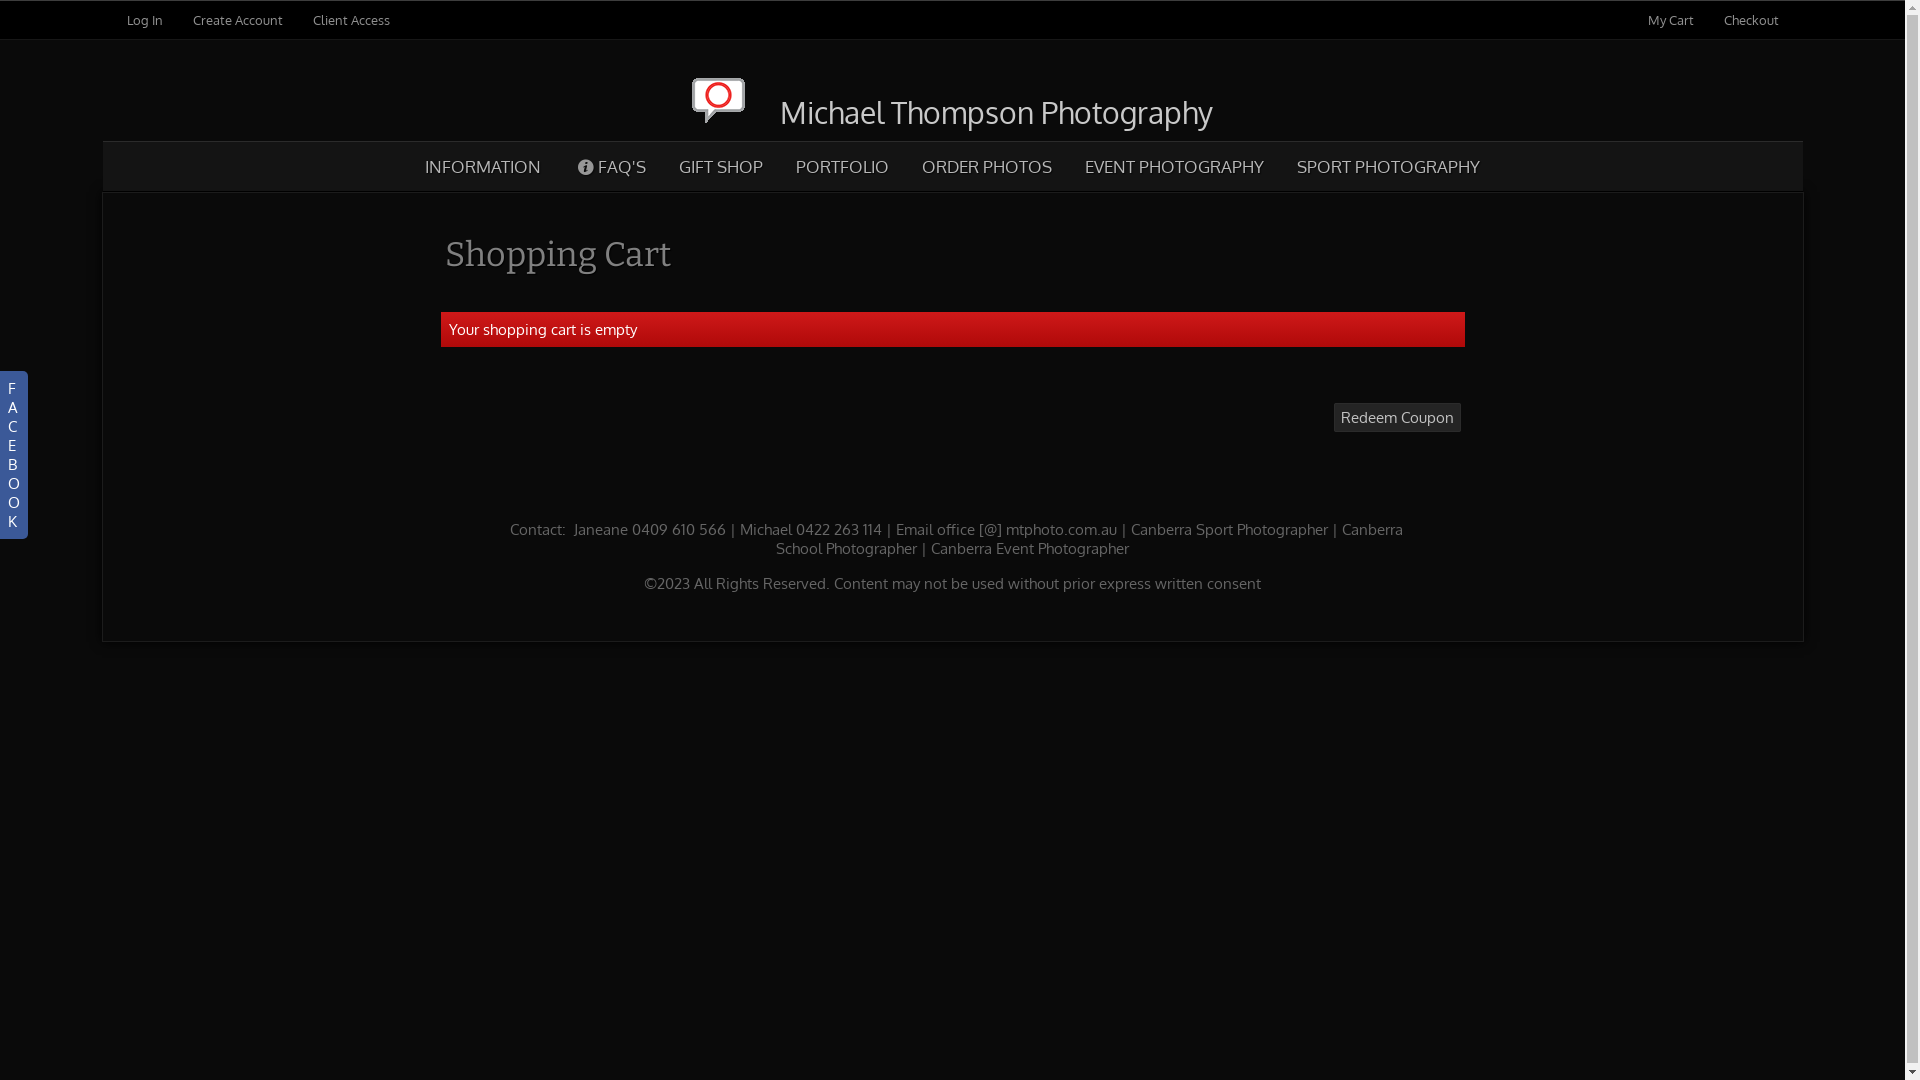 Image resolution: width=1920 pixels, height=1080 pixels. Describe the element at coordinates (1722, 19) in the screenshot. I see `'Checkout'` at that location.